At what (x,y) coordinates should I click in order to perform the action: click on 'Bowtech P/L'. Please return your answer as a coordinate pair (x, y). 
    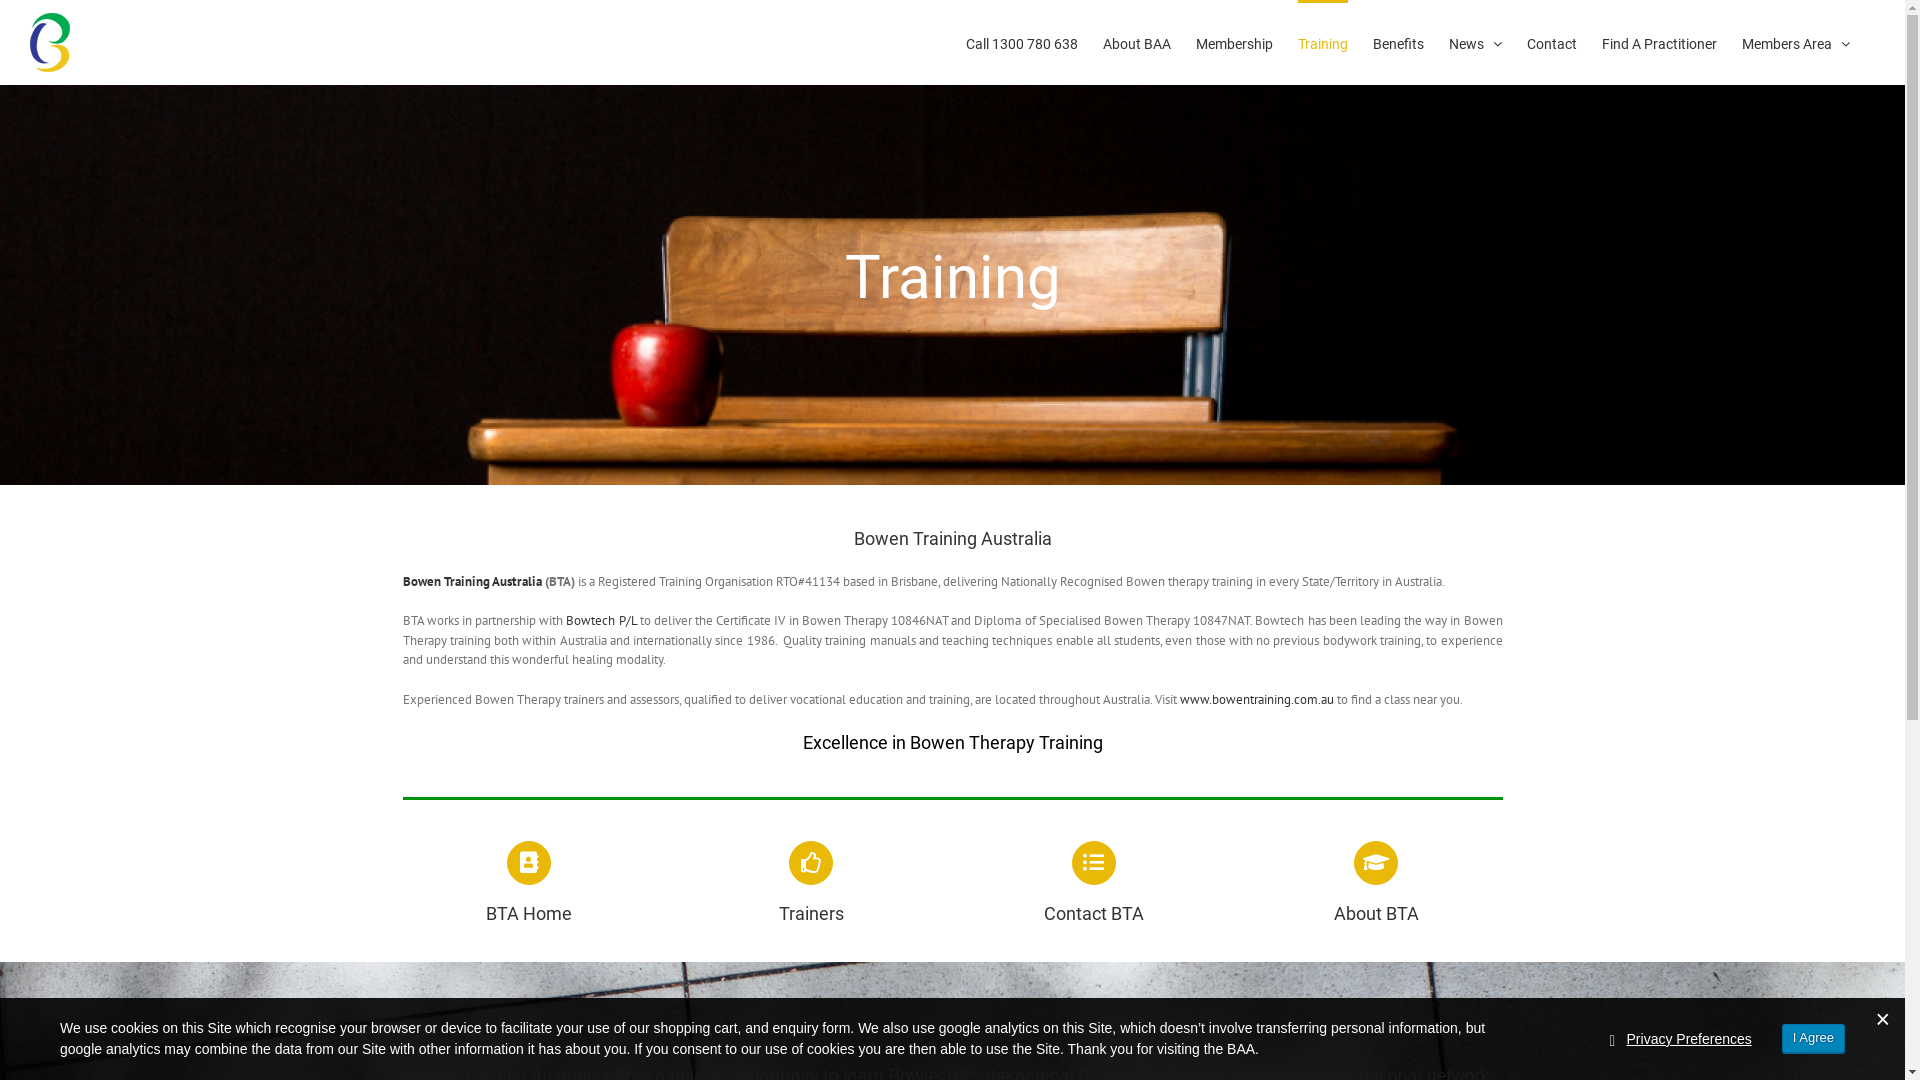
    Looking at the image, I should click on (599, 619).